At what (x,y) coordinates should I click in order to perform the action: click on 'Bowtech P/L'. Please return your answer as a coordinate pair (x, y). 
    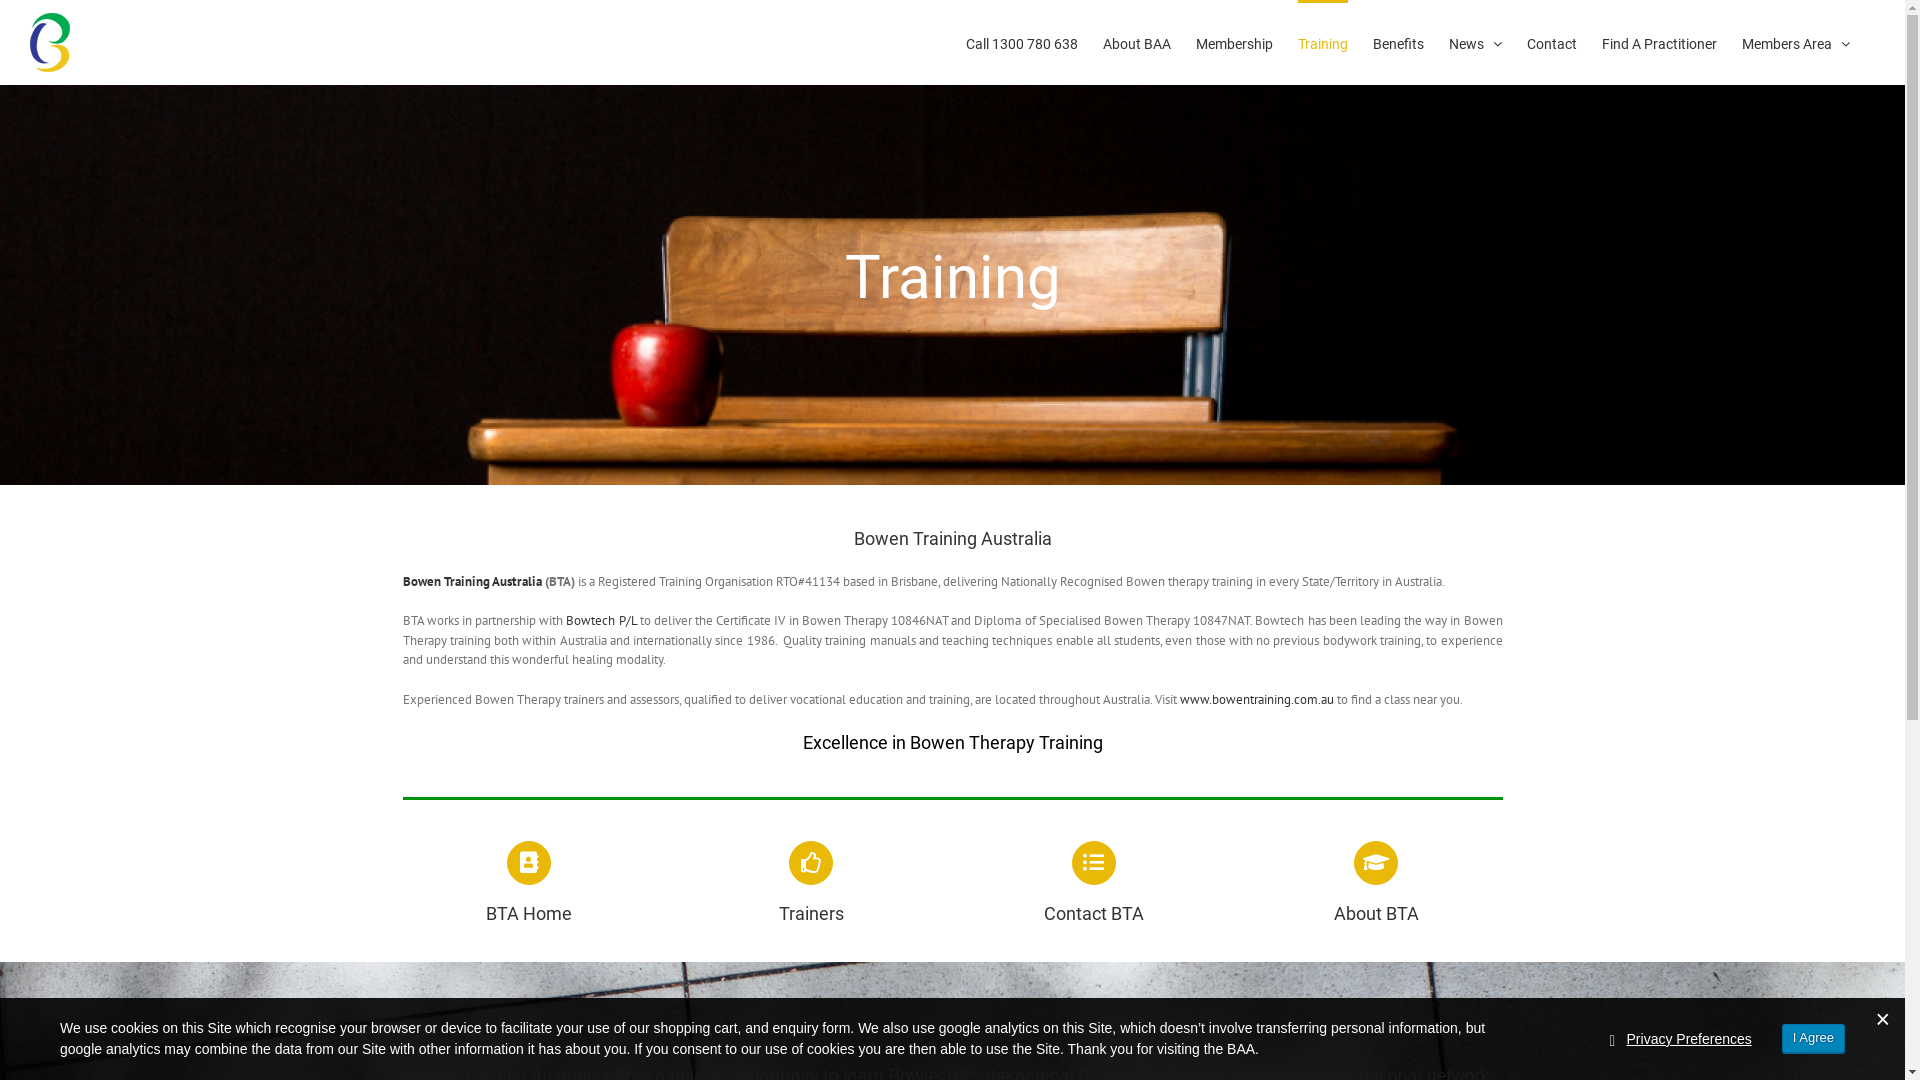
    Looking at the image, I should click on (599, 619).